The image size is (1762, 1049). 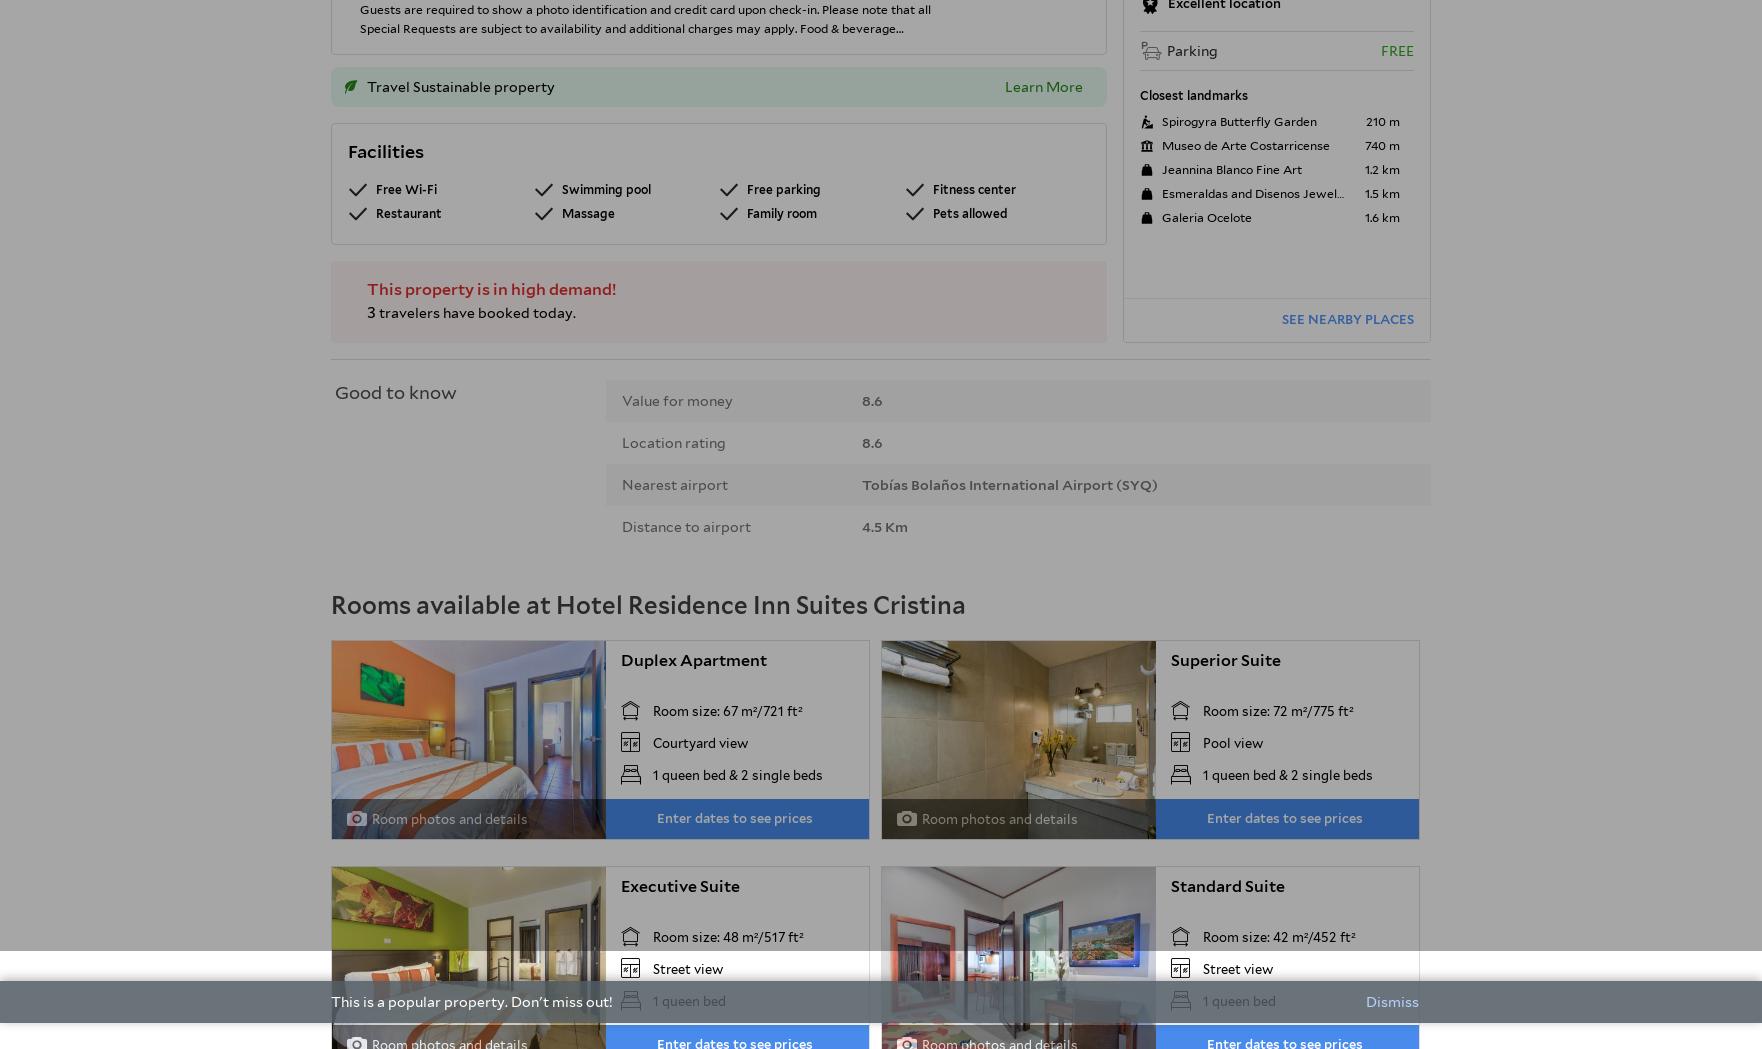 What do you see at coordinates (685, 524) in the screenshot?
I see `'Distance to airport'` at bounding box center [685, 524].